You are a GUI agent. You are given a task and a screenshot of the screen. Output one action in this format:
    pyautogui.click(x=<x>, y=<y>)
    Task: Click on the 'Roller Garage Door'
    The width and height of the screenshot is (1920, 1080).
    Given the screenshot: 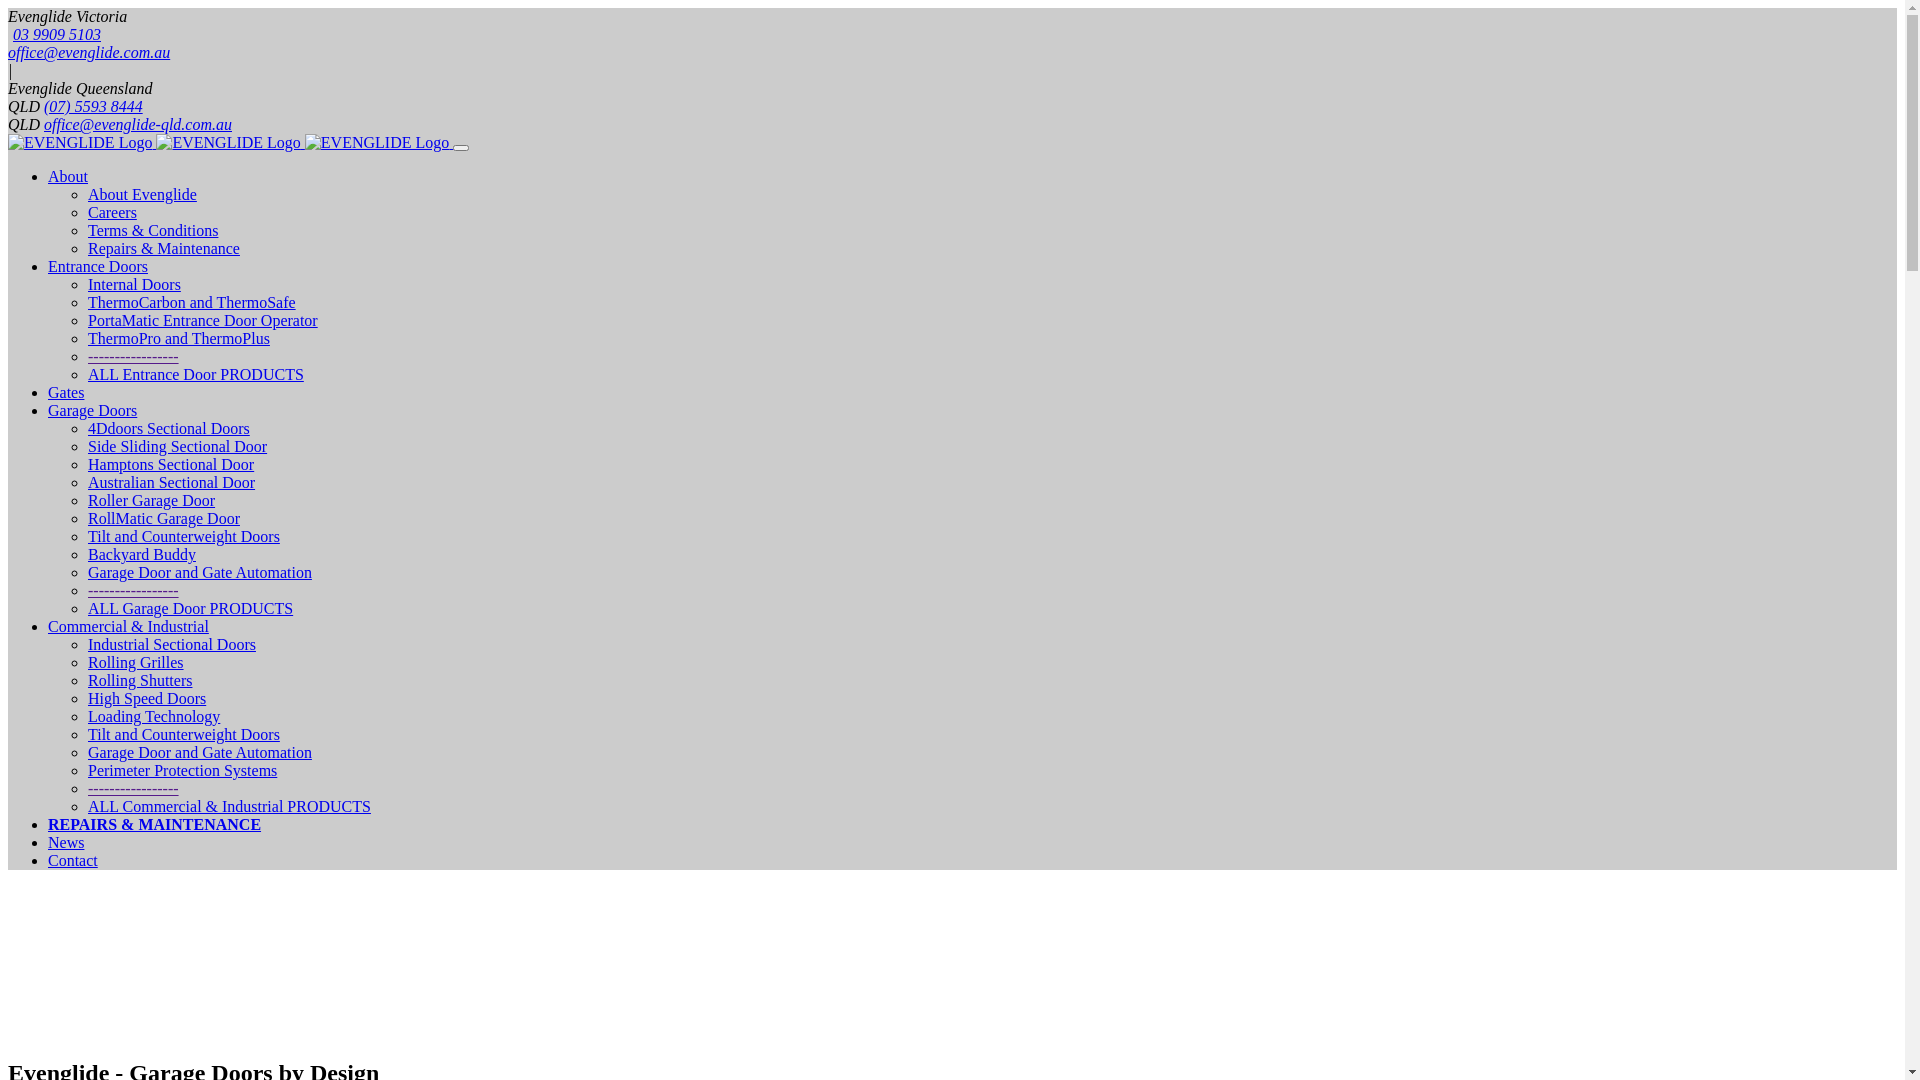 What is the action you would take?
    pyautogui.click(x=150, y=499)
    